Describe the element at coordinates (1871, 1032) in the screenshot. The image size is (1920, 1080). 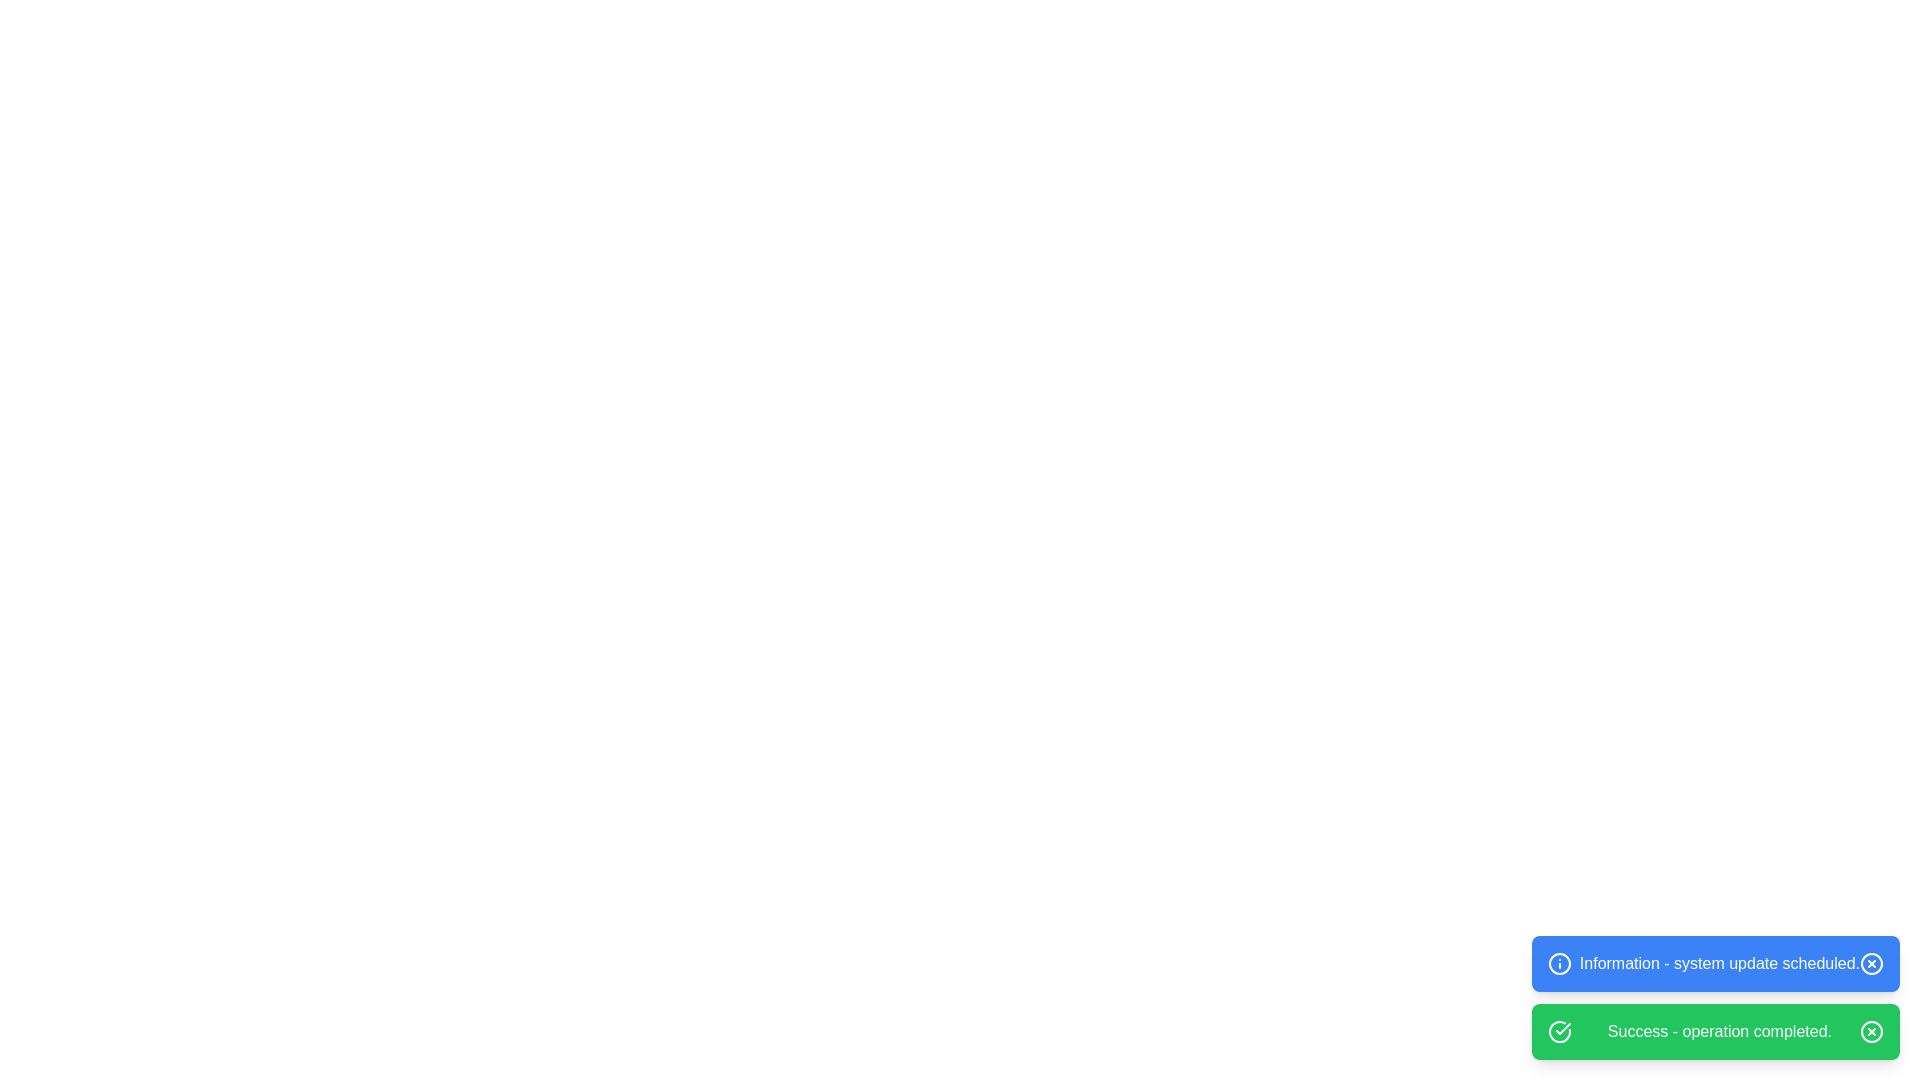
I see `the green circular dismiss button with a red cross inside it located in the top-right corner of the 'Success - operation completed.' notification bar` at that location.